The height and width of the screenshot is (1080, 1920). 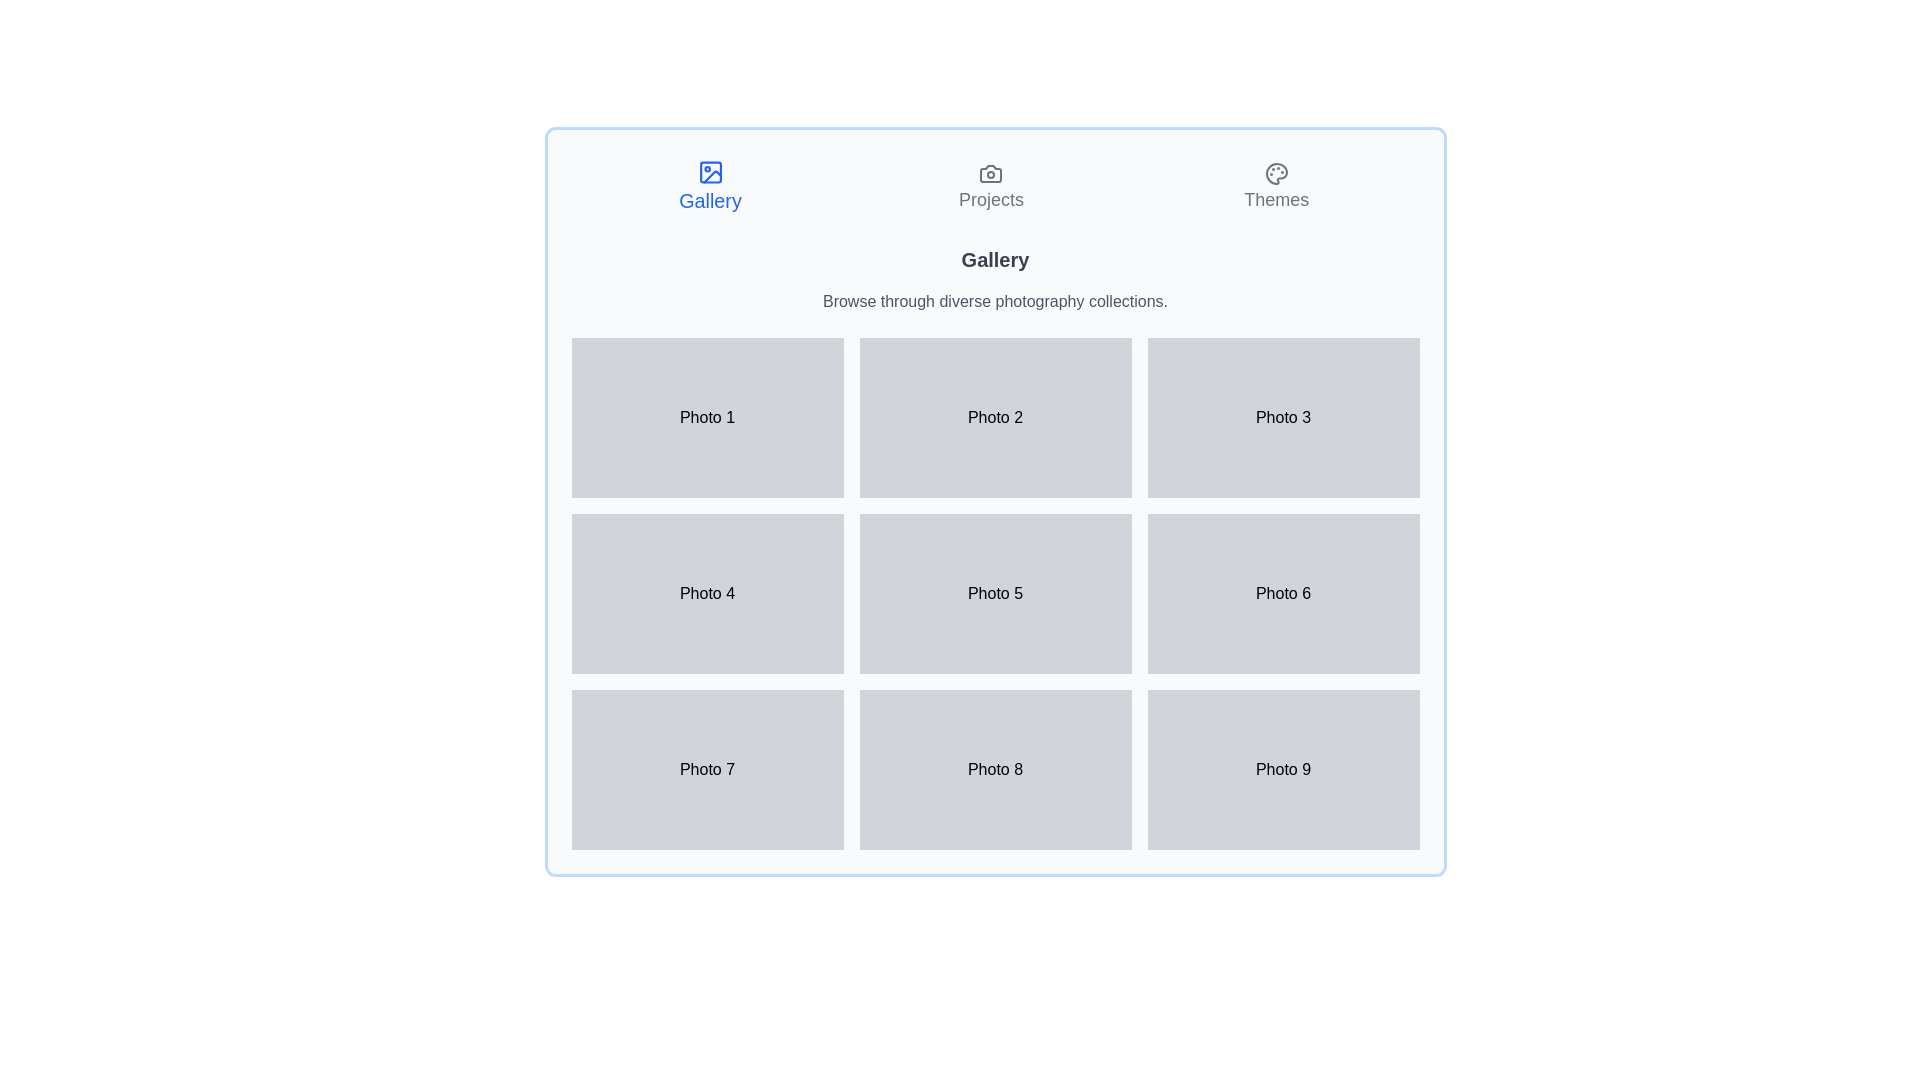 I want to click on the 'Gallery' button located at the leftmost side of the navigation menu, so click(x=710, y=188).